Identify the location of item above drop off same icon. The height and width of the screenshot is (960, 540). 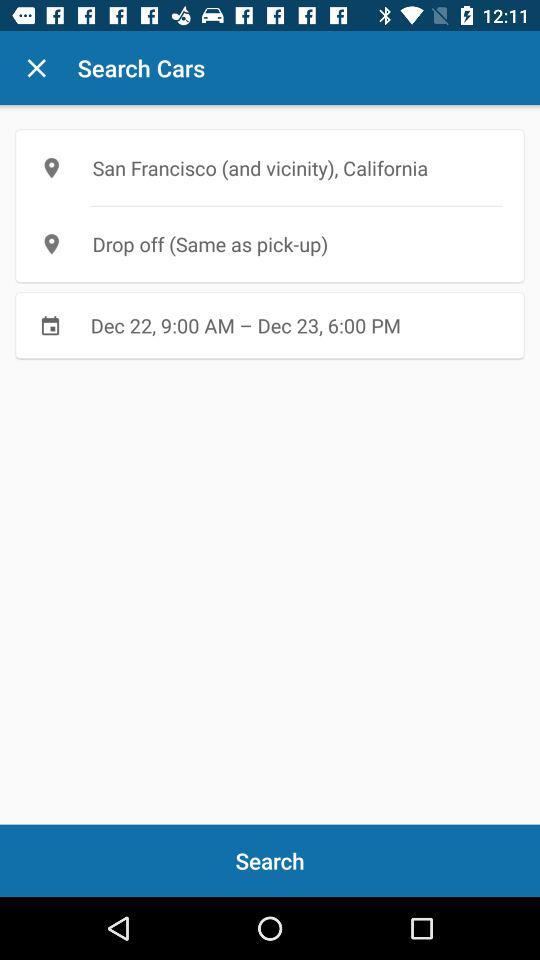
(270, 167).